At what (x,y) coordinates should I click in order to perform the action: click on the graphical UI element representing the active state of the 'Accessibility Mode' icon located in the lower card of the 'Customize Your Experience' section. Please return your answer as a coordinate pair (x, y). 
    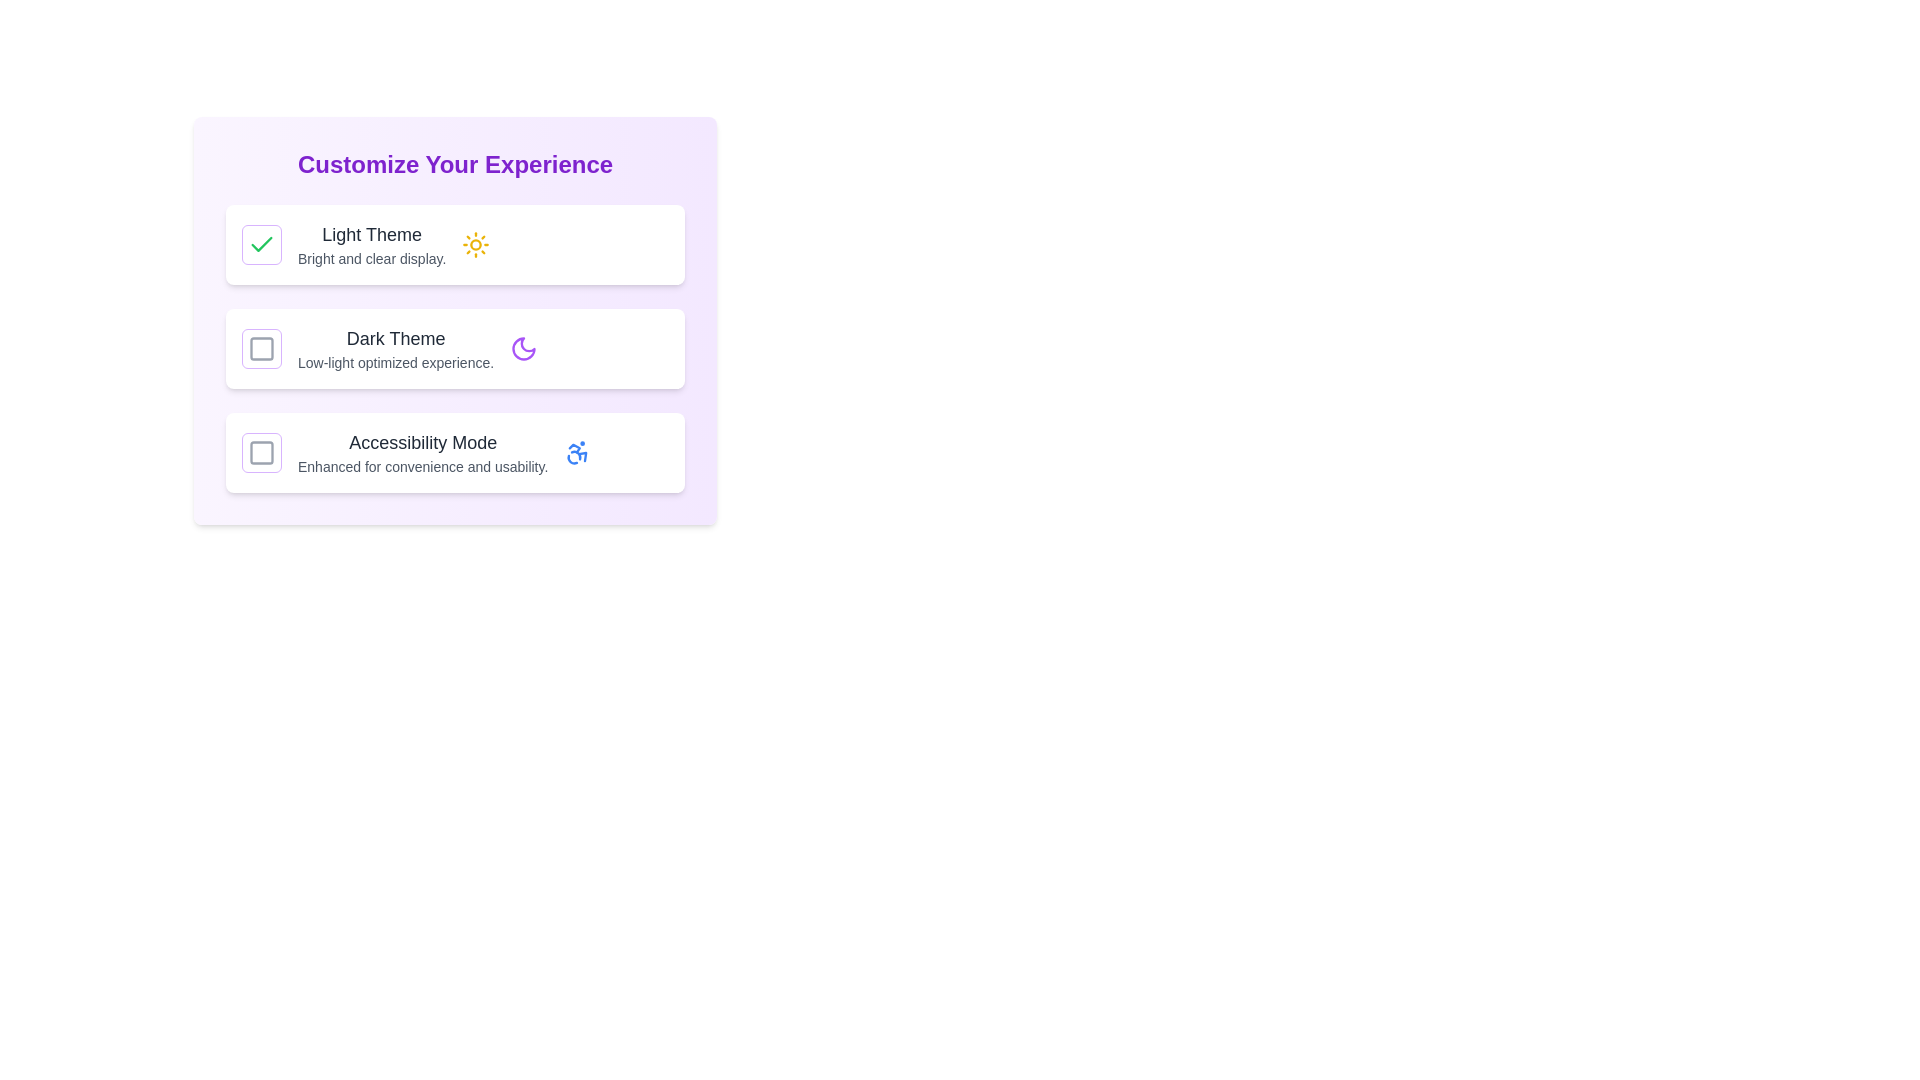
    Looking at the image, I should click on (261, 452).